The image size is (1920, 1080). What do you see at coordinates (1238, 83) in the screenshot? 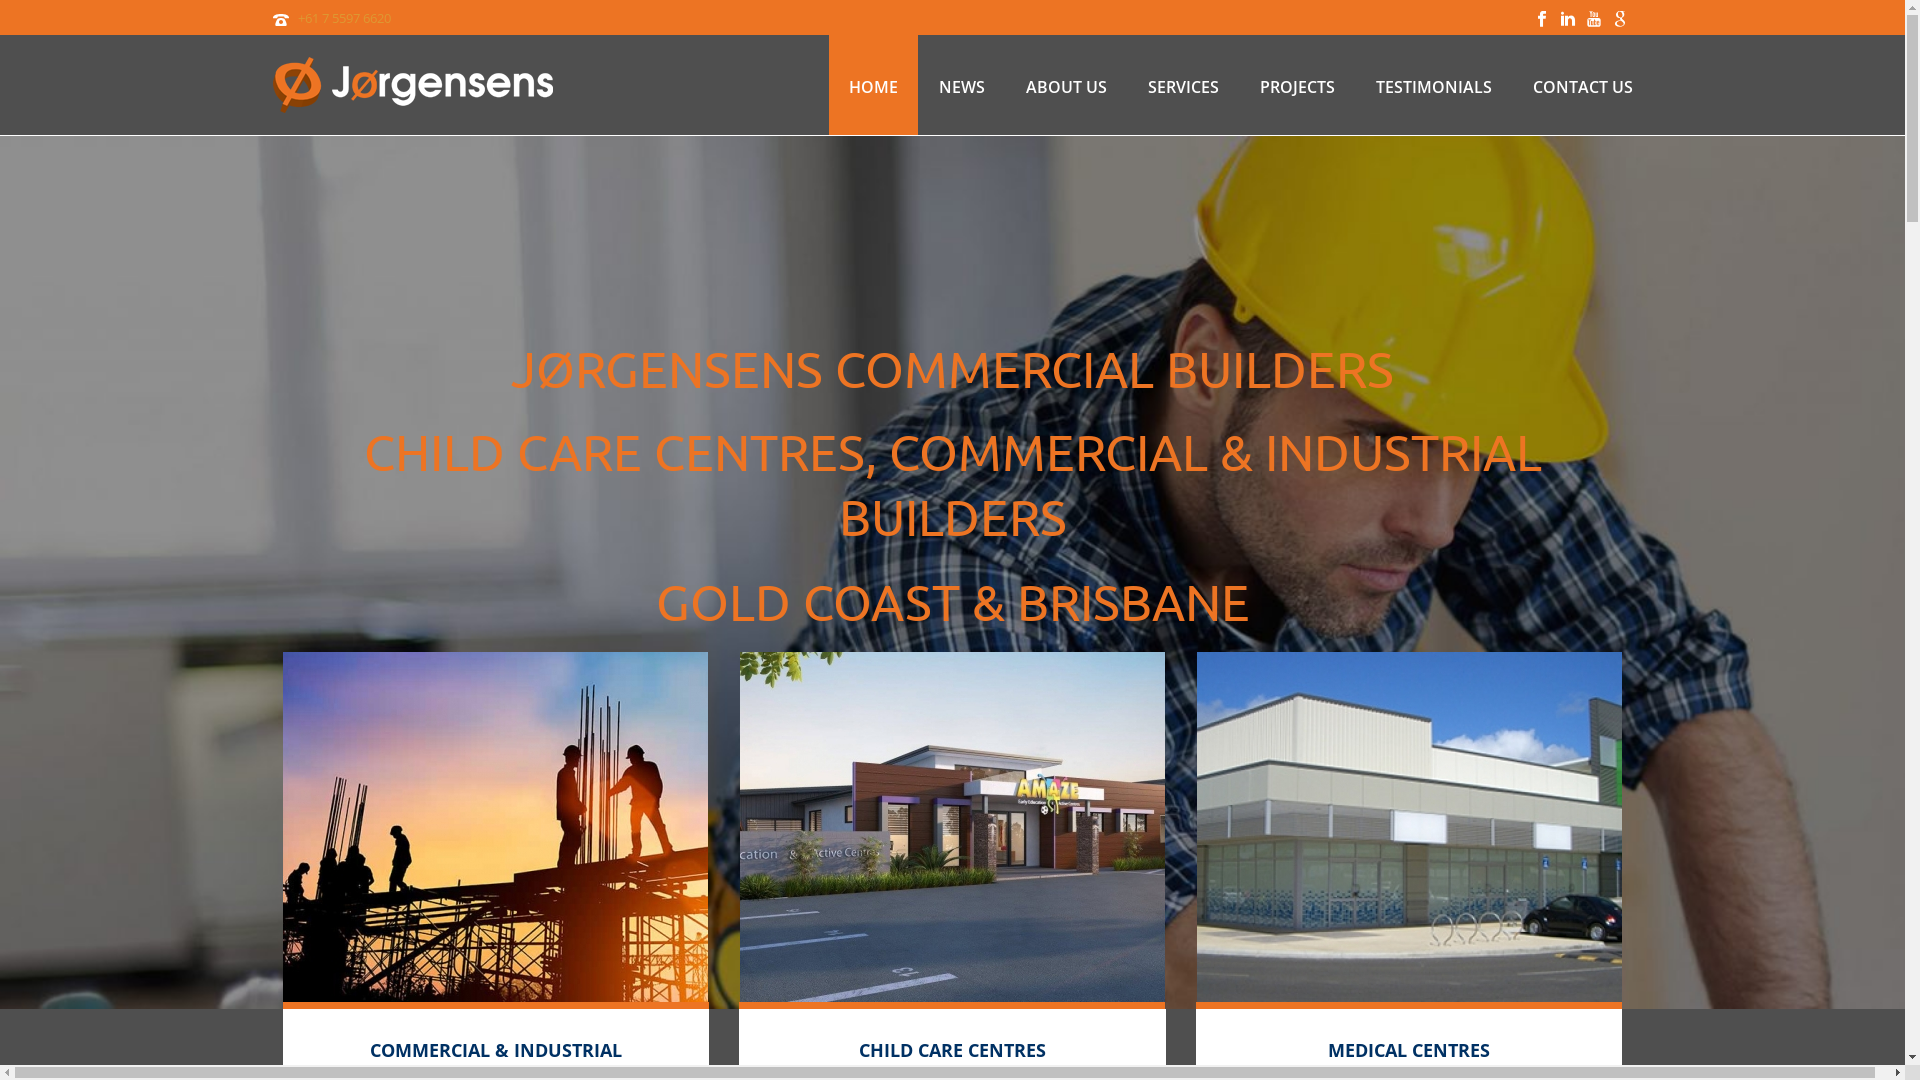
I see `'PROJECTS'` at bounding box center [1238, 83].